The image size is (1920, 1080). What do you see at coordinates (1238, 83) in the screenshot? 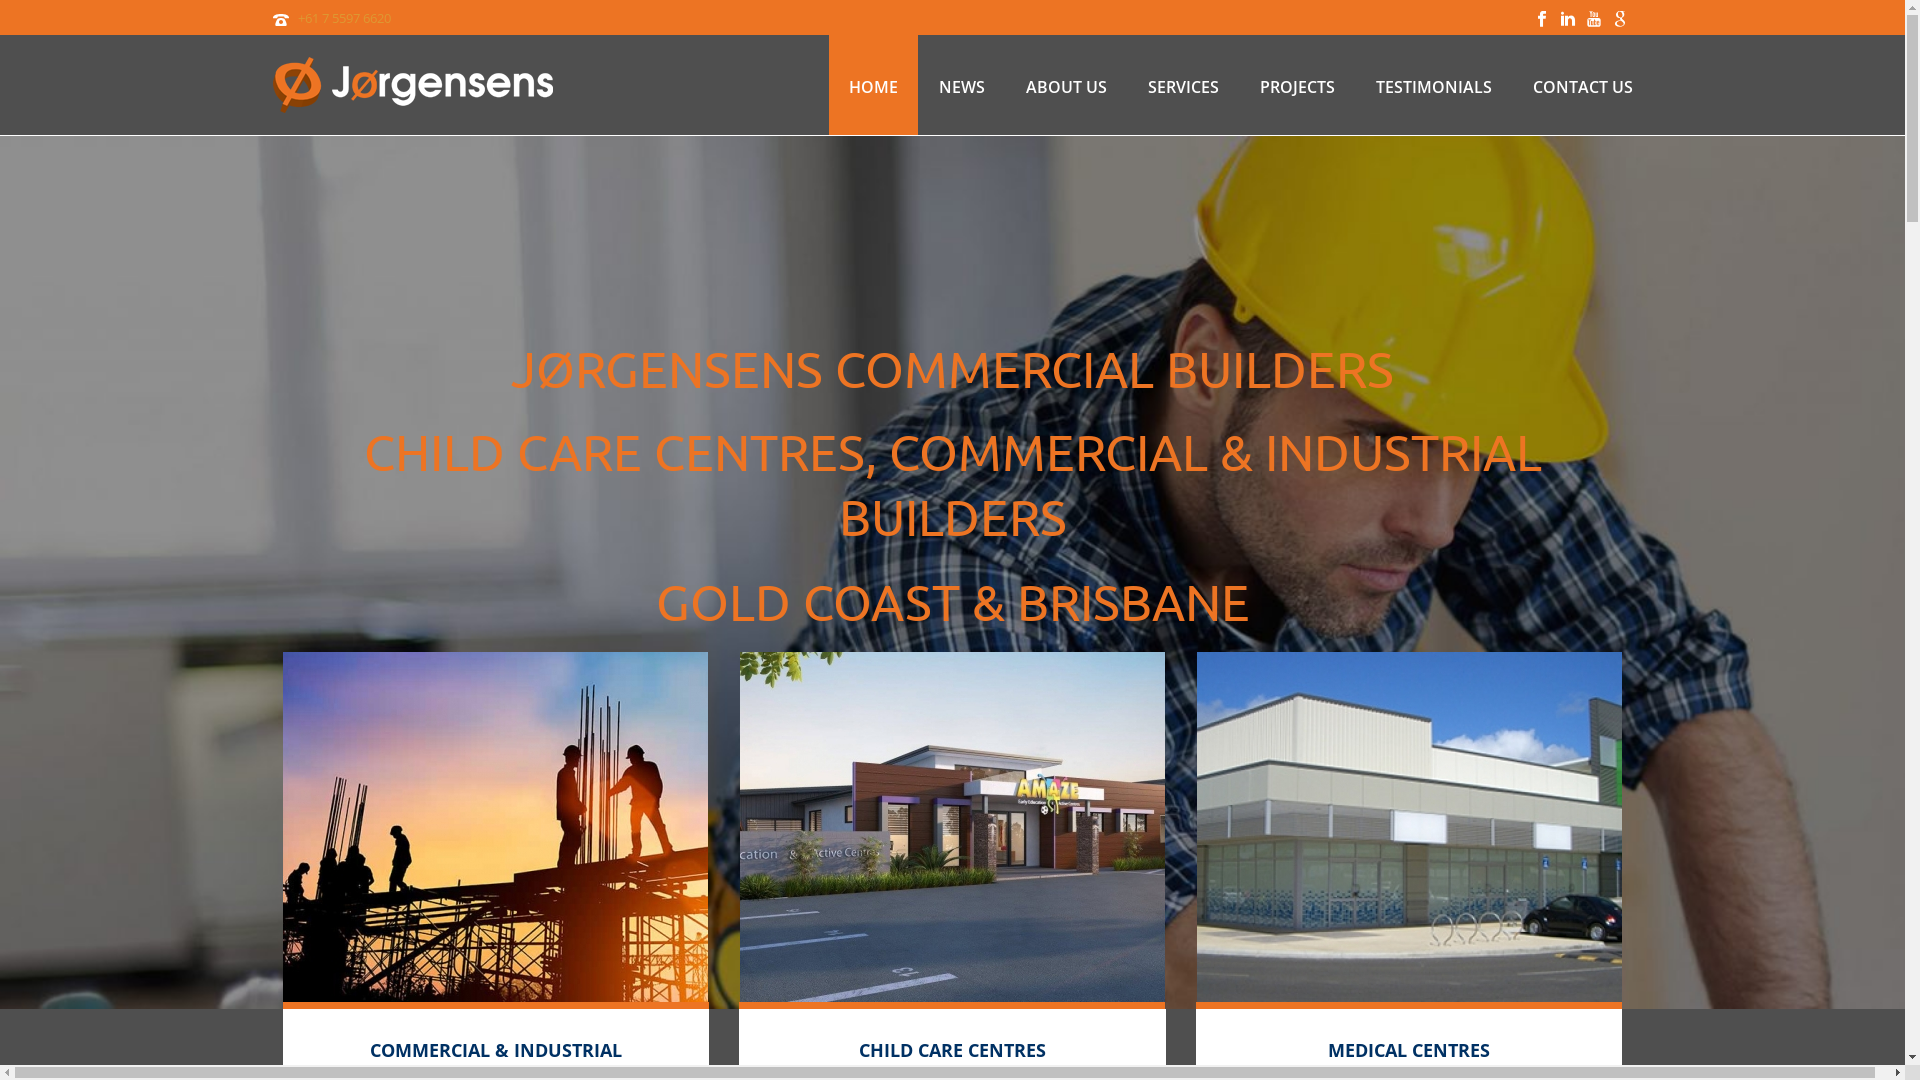
I see `'PROJECTS'` at bounding box center [1238, 83].